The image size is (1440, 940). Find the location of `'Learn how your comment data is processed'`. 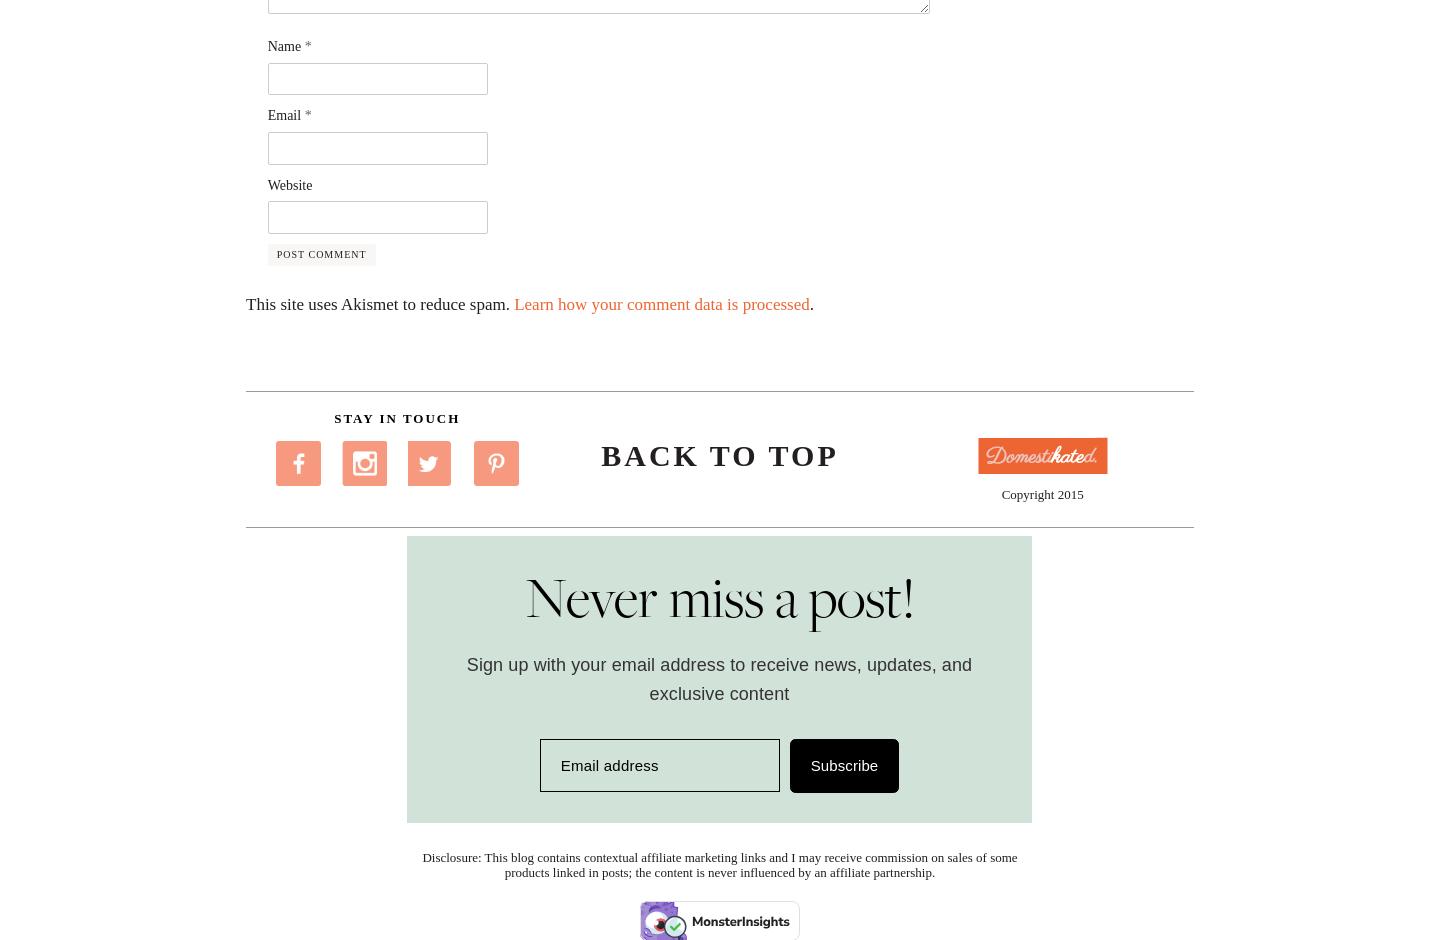

'Learn how your comment data is processed' is located at coordinates (661, 303).